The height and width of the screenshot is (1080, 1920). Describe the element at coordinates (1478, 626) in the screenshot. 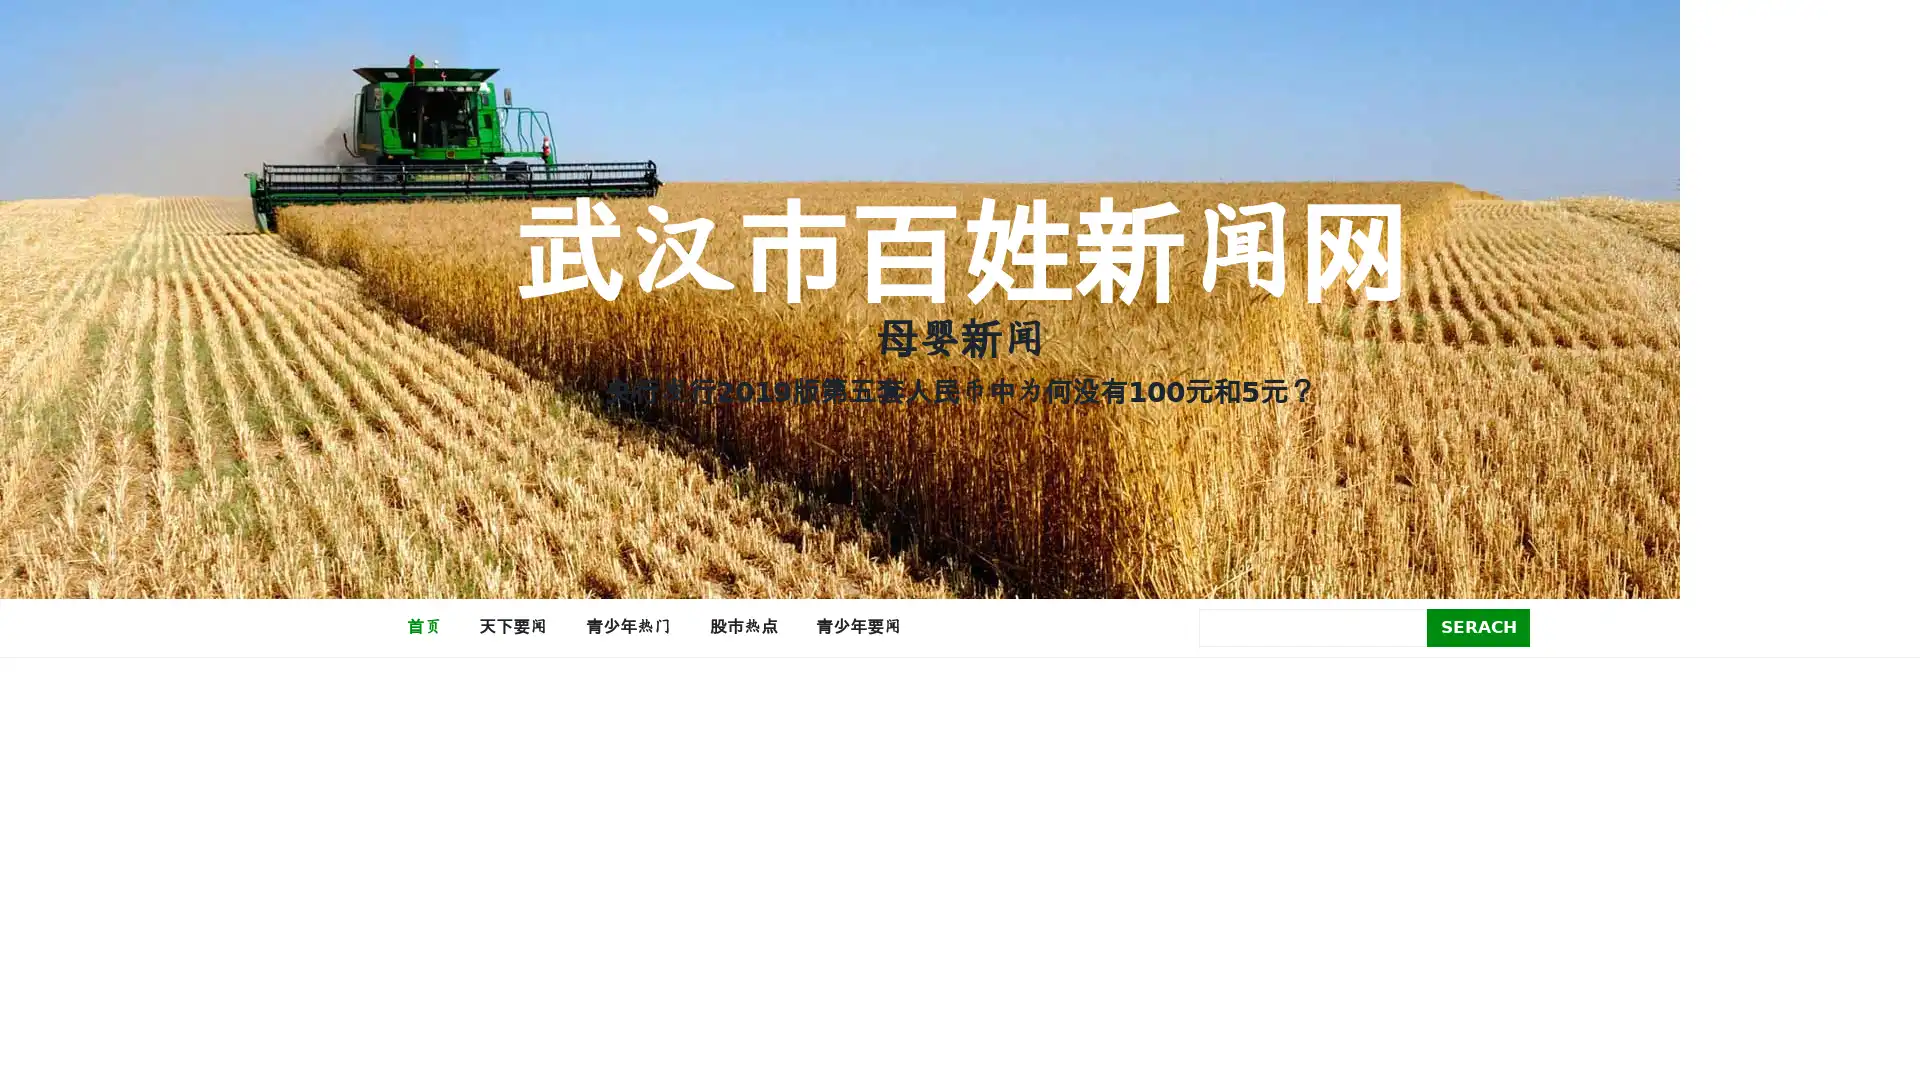

I see `serach` at that location.